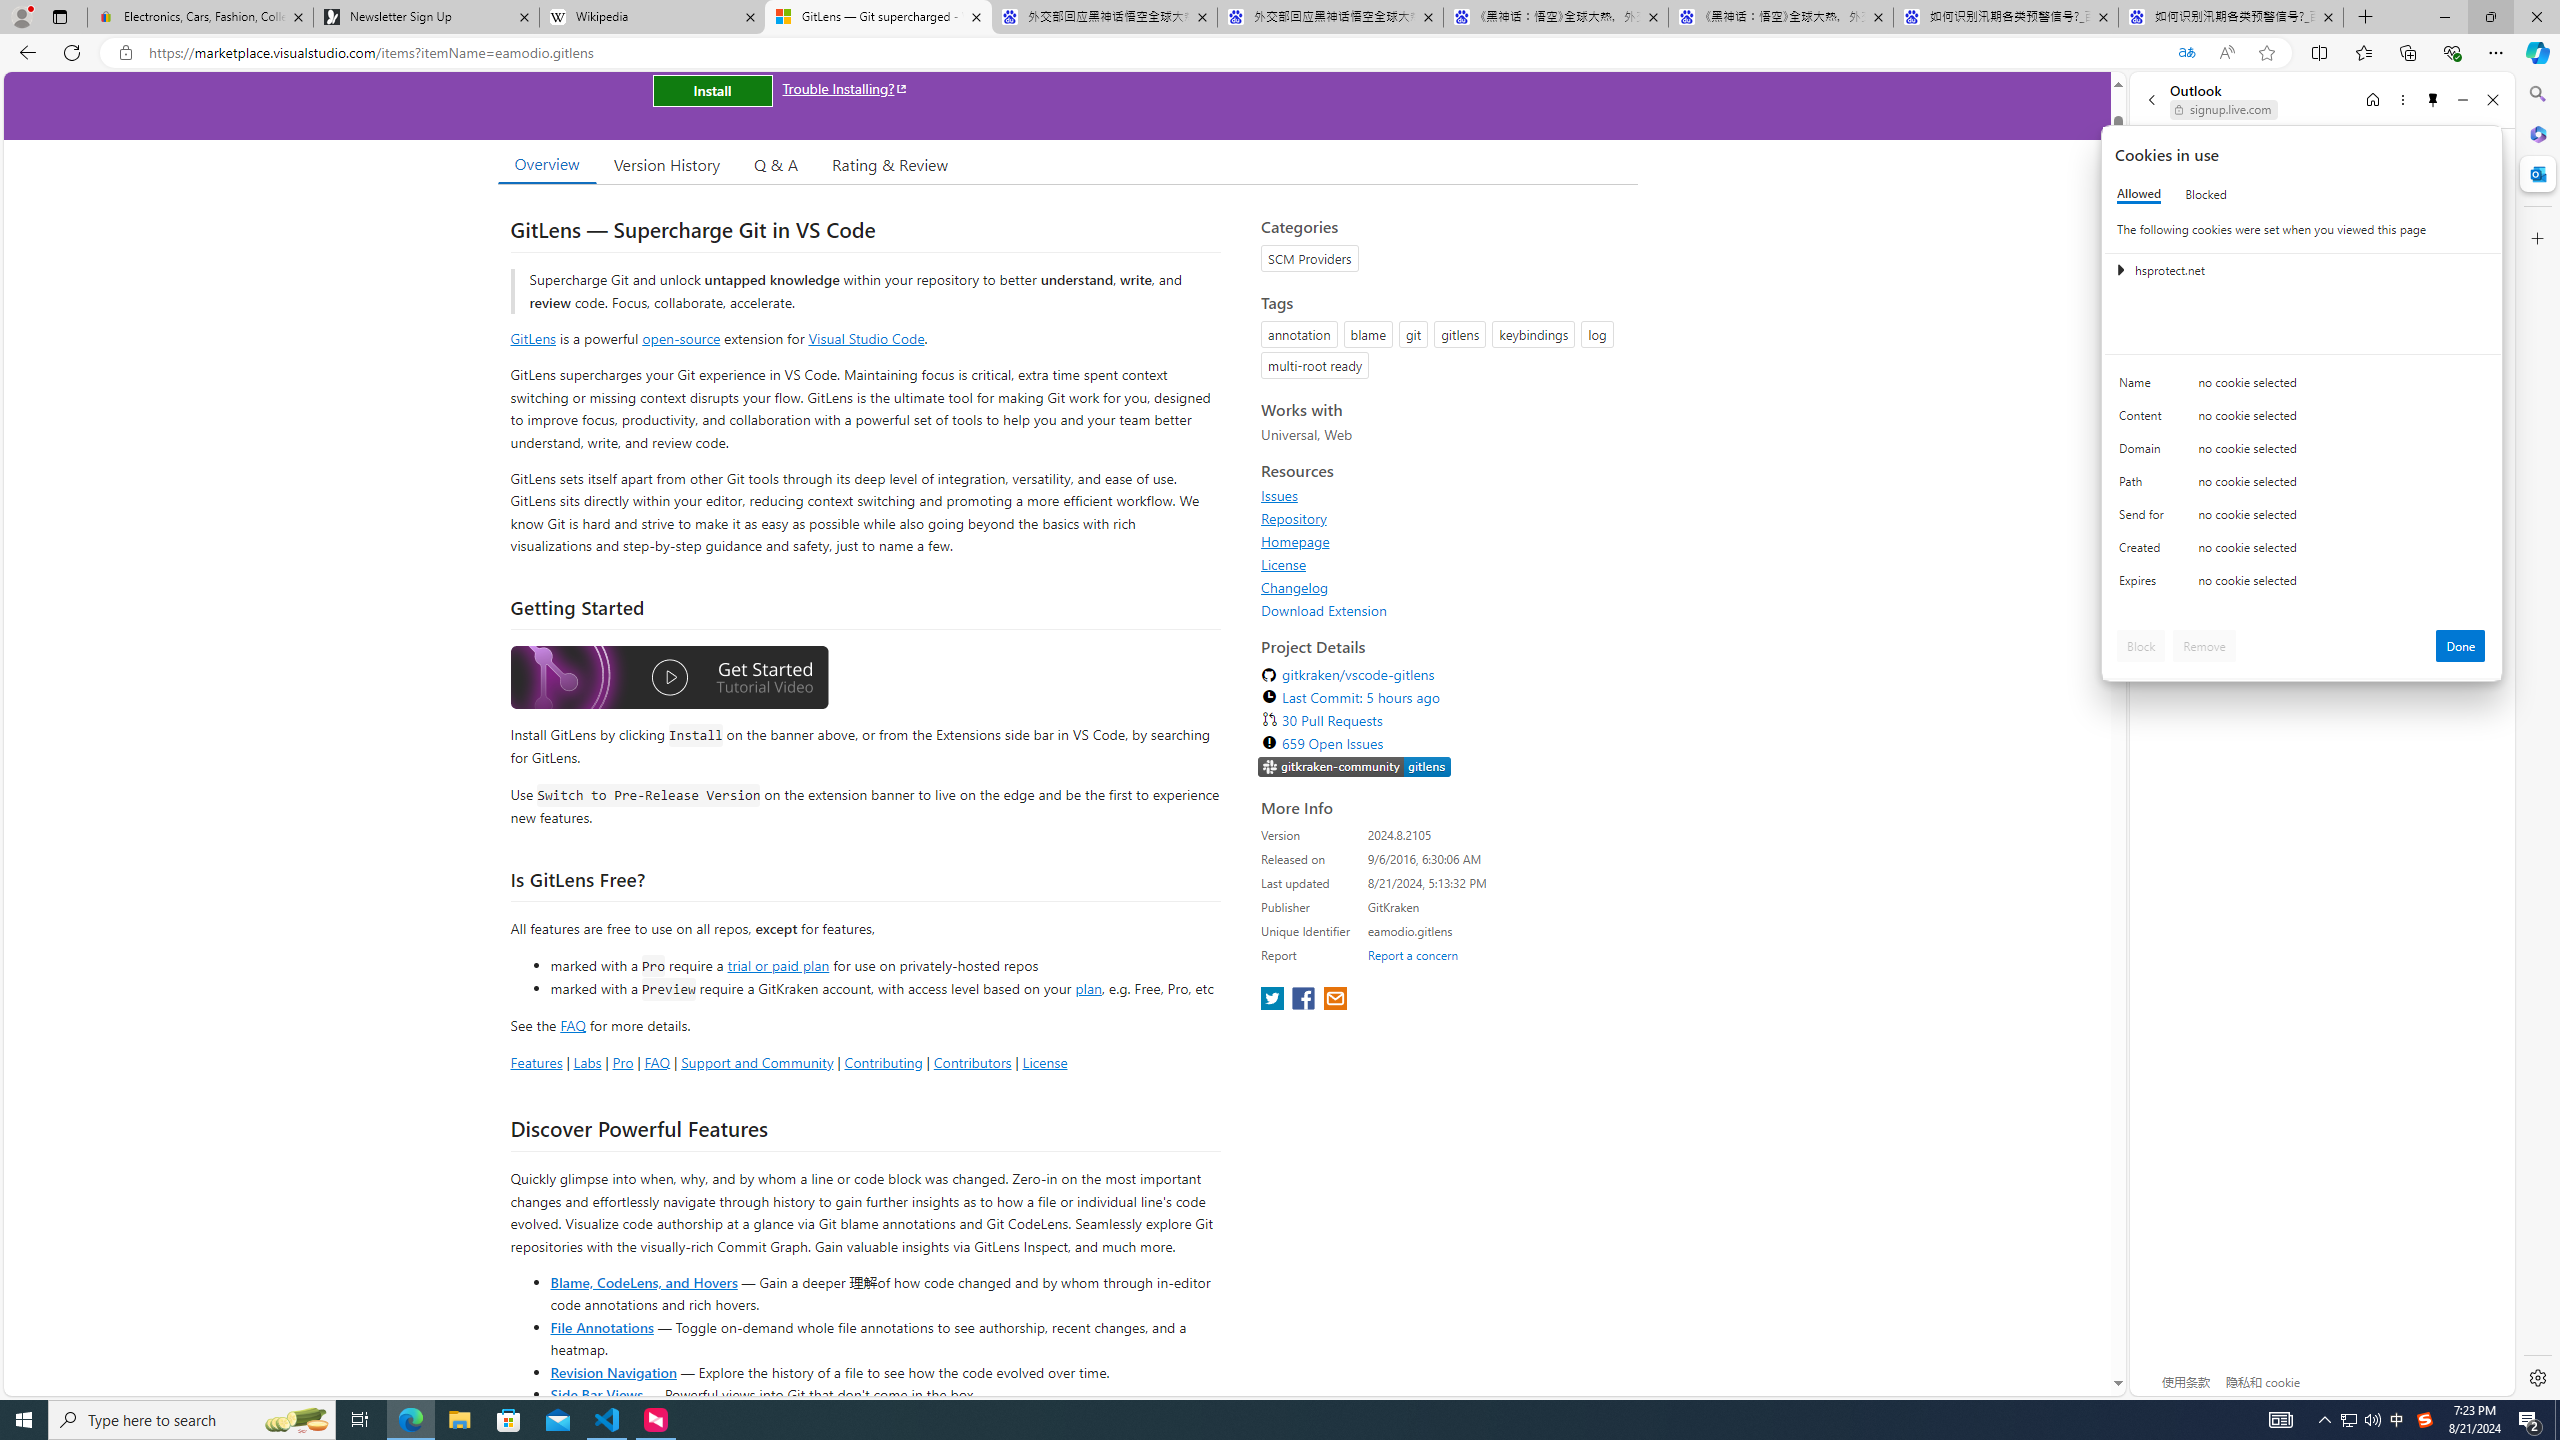  Describe the element at coordinates (2144, 386) in the screenshot. I see `'Name'` at that location.